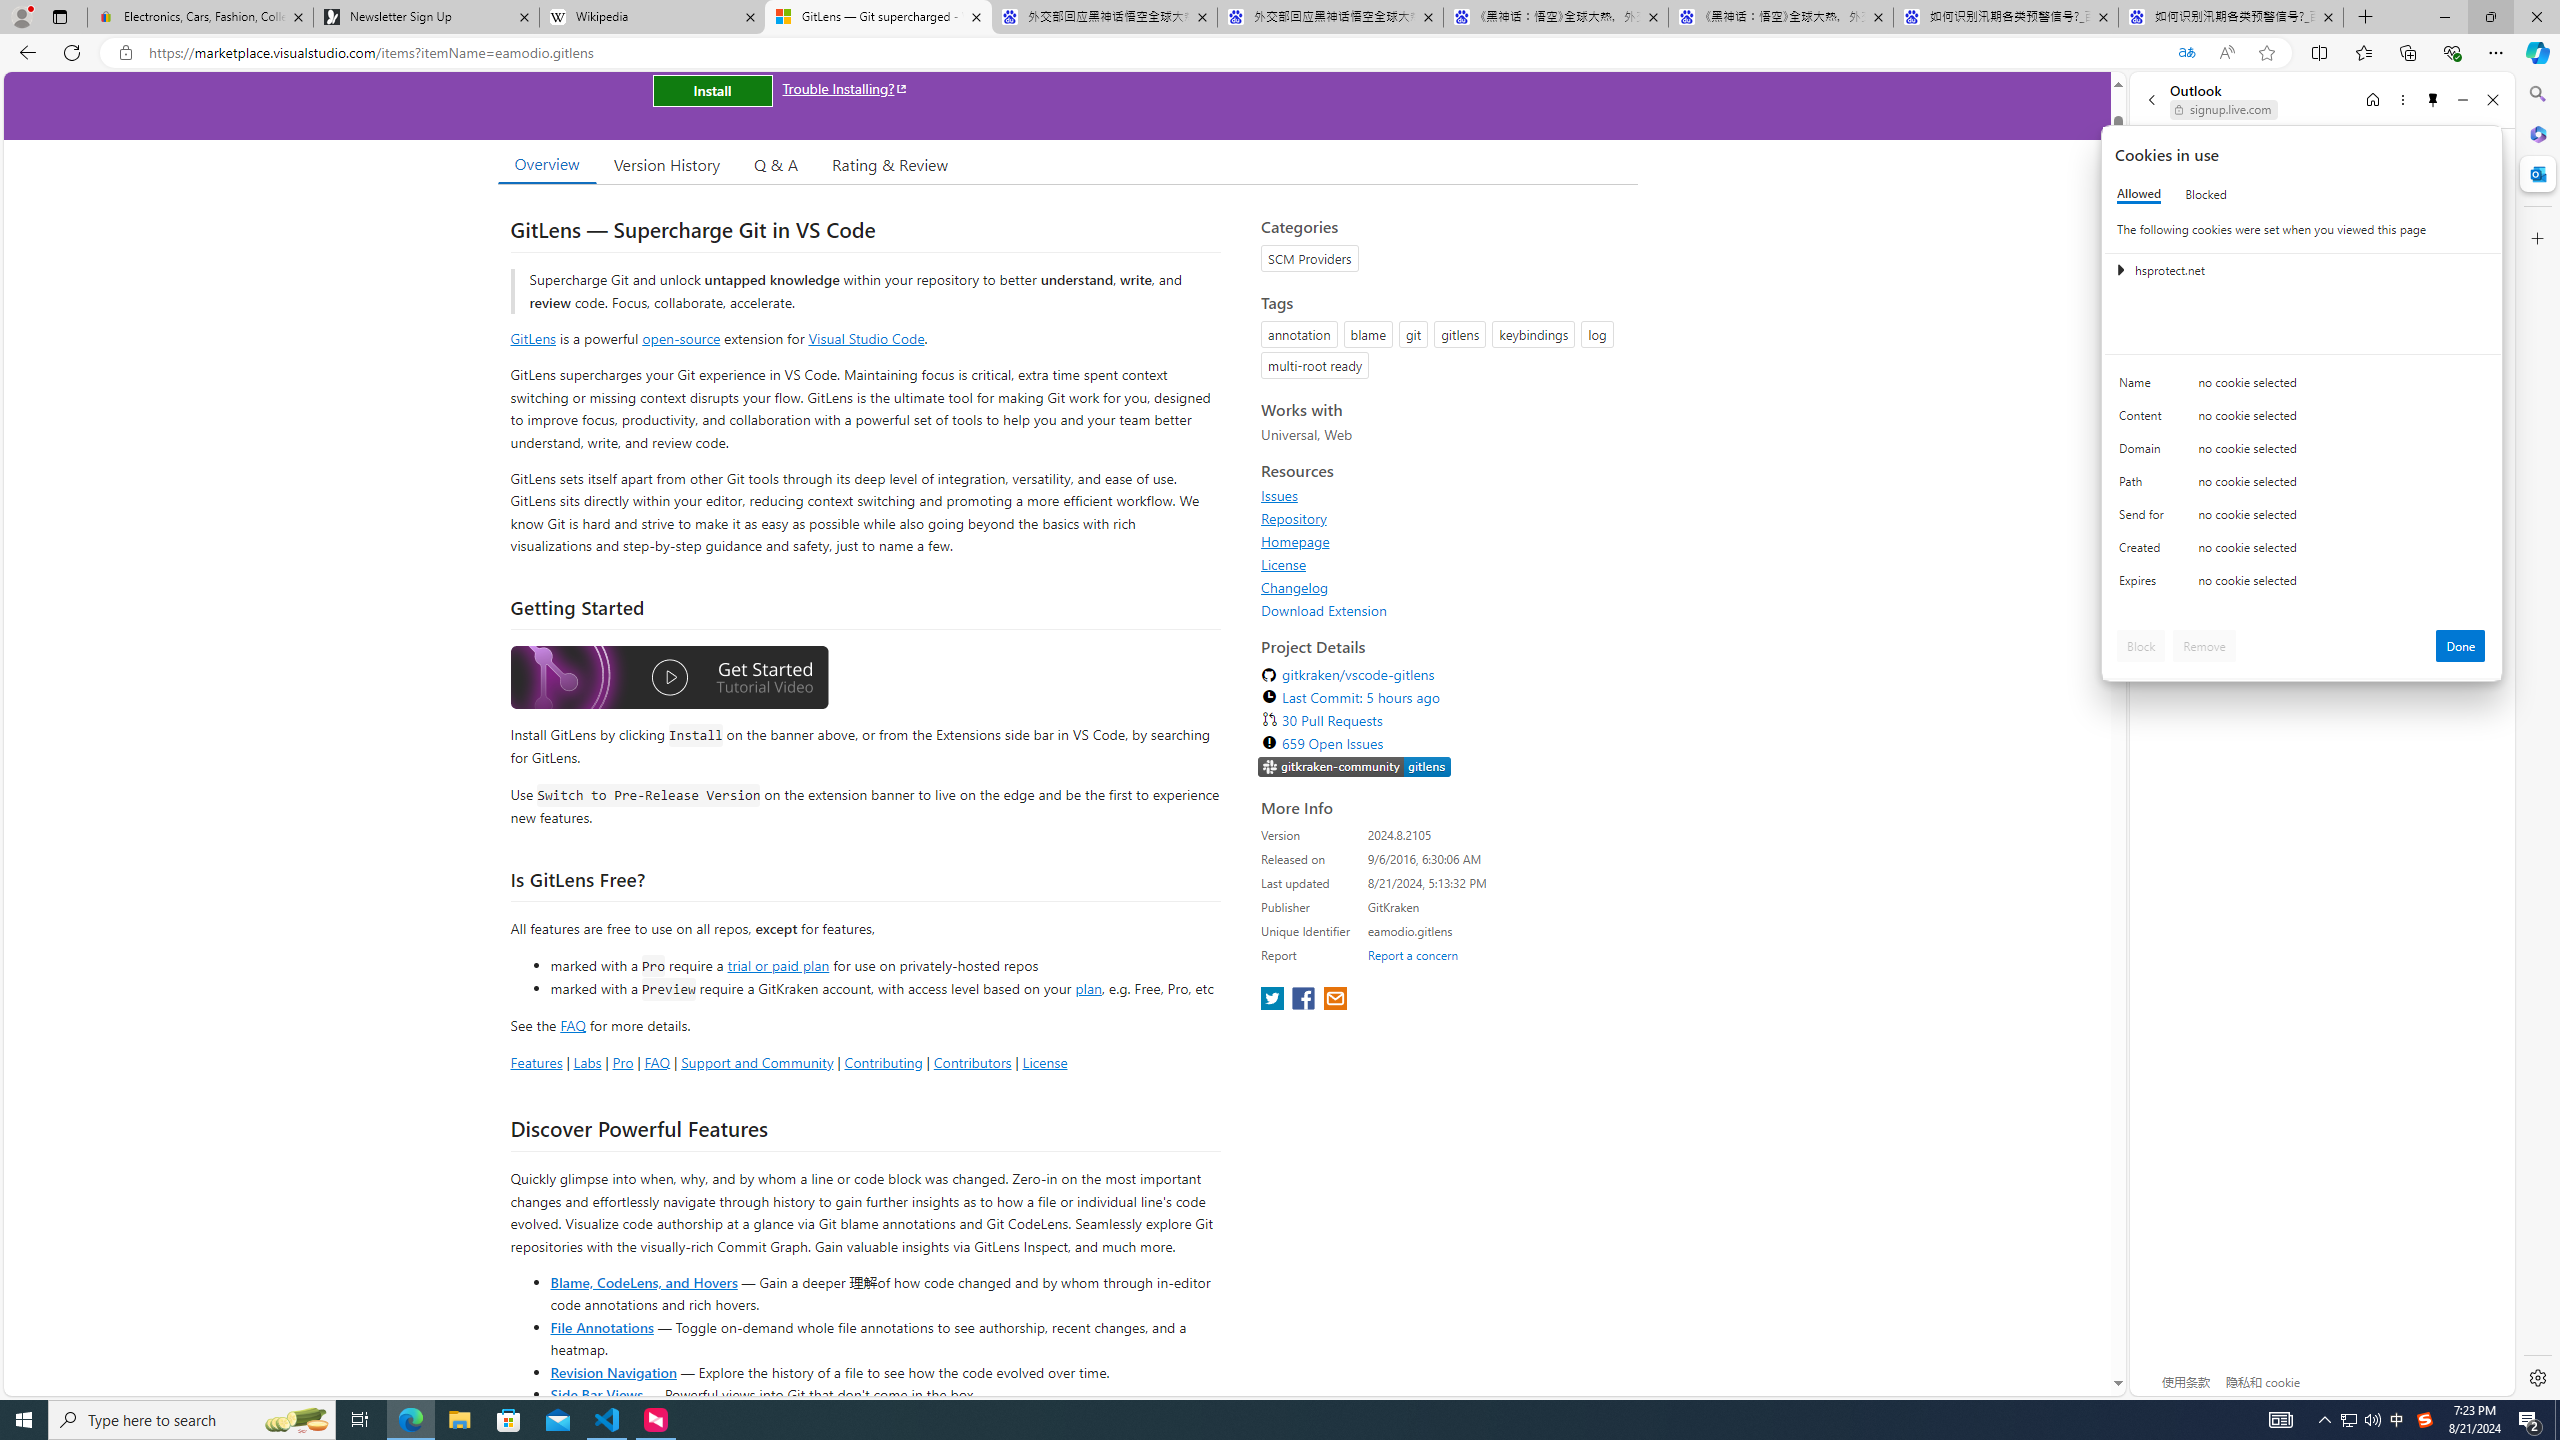  Describe the element at coordinates (2144, 386) in the screenshot. I see `'Name'` at that location.